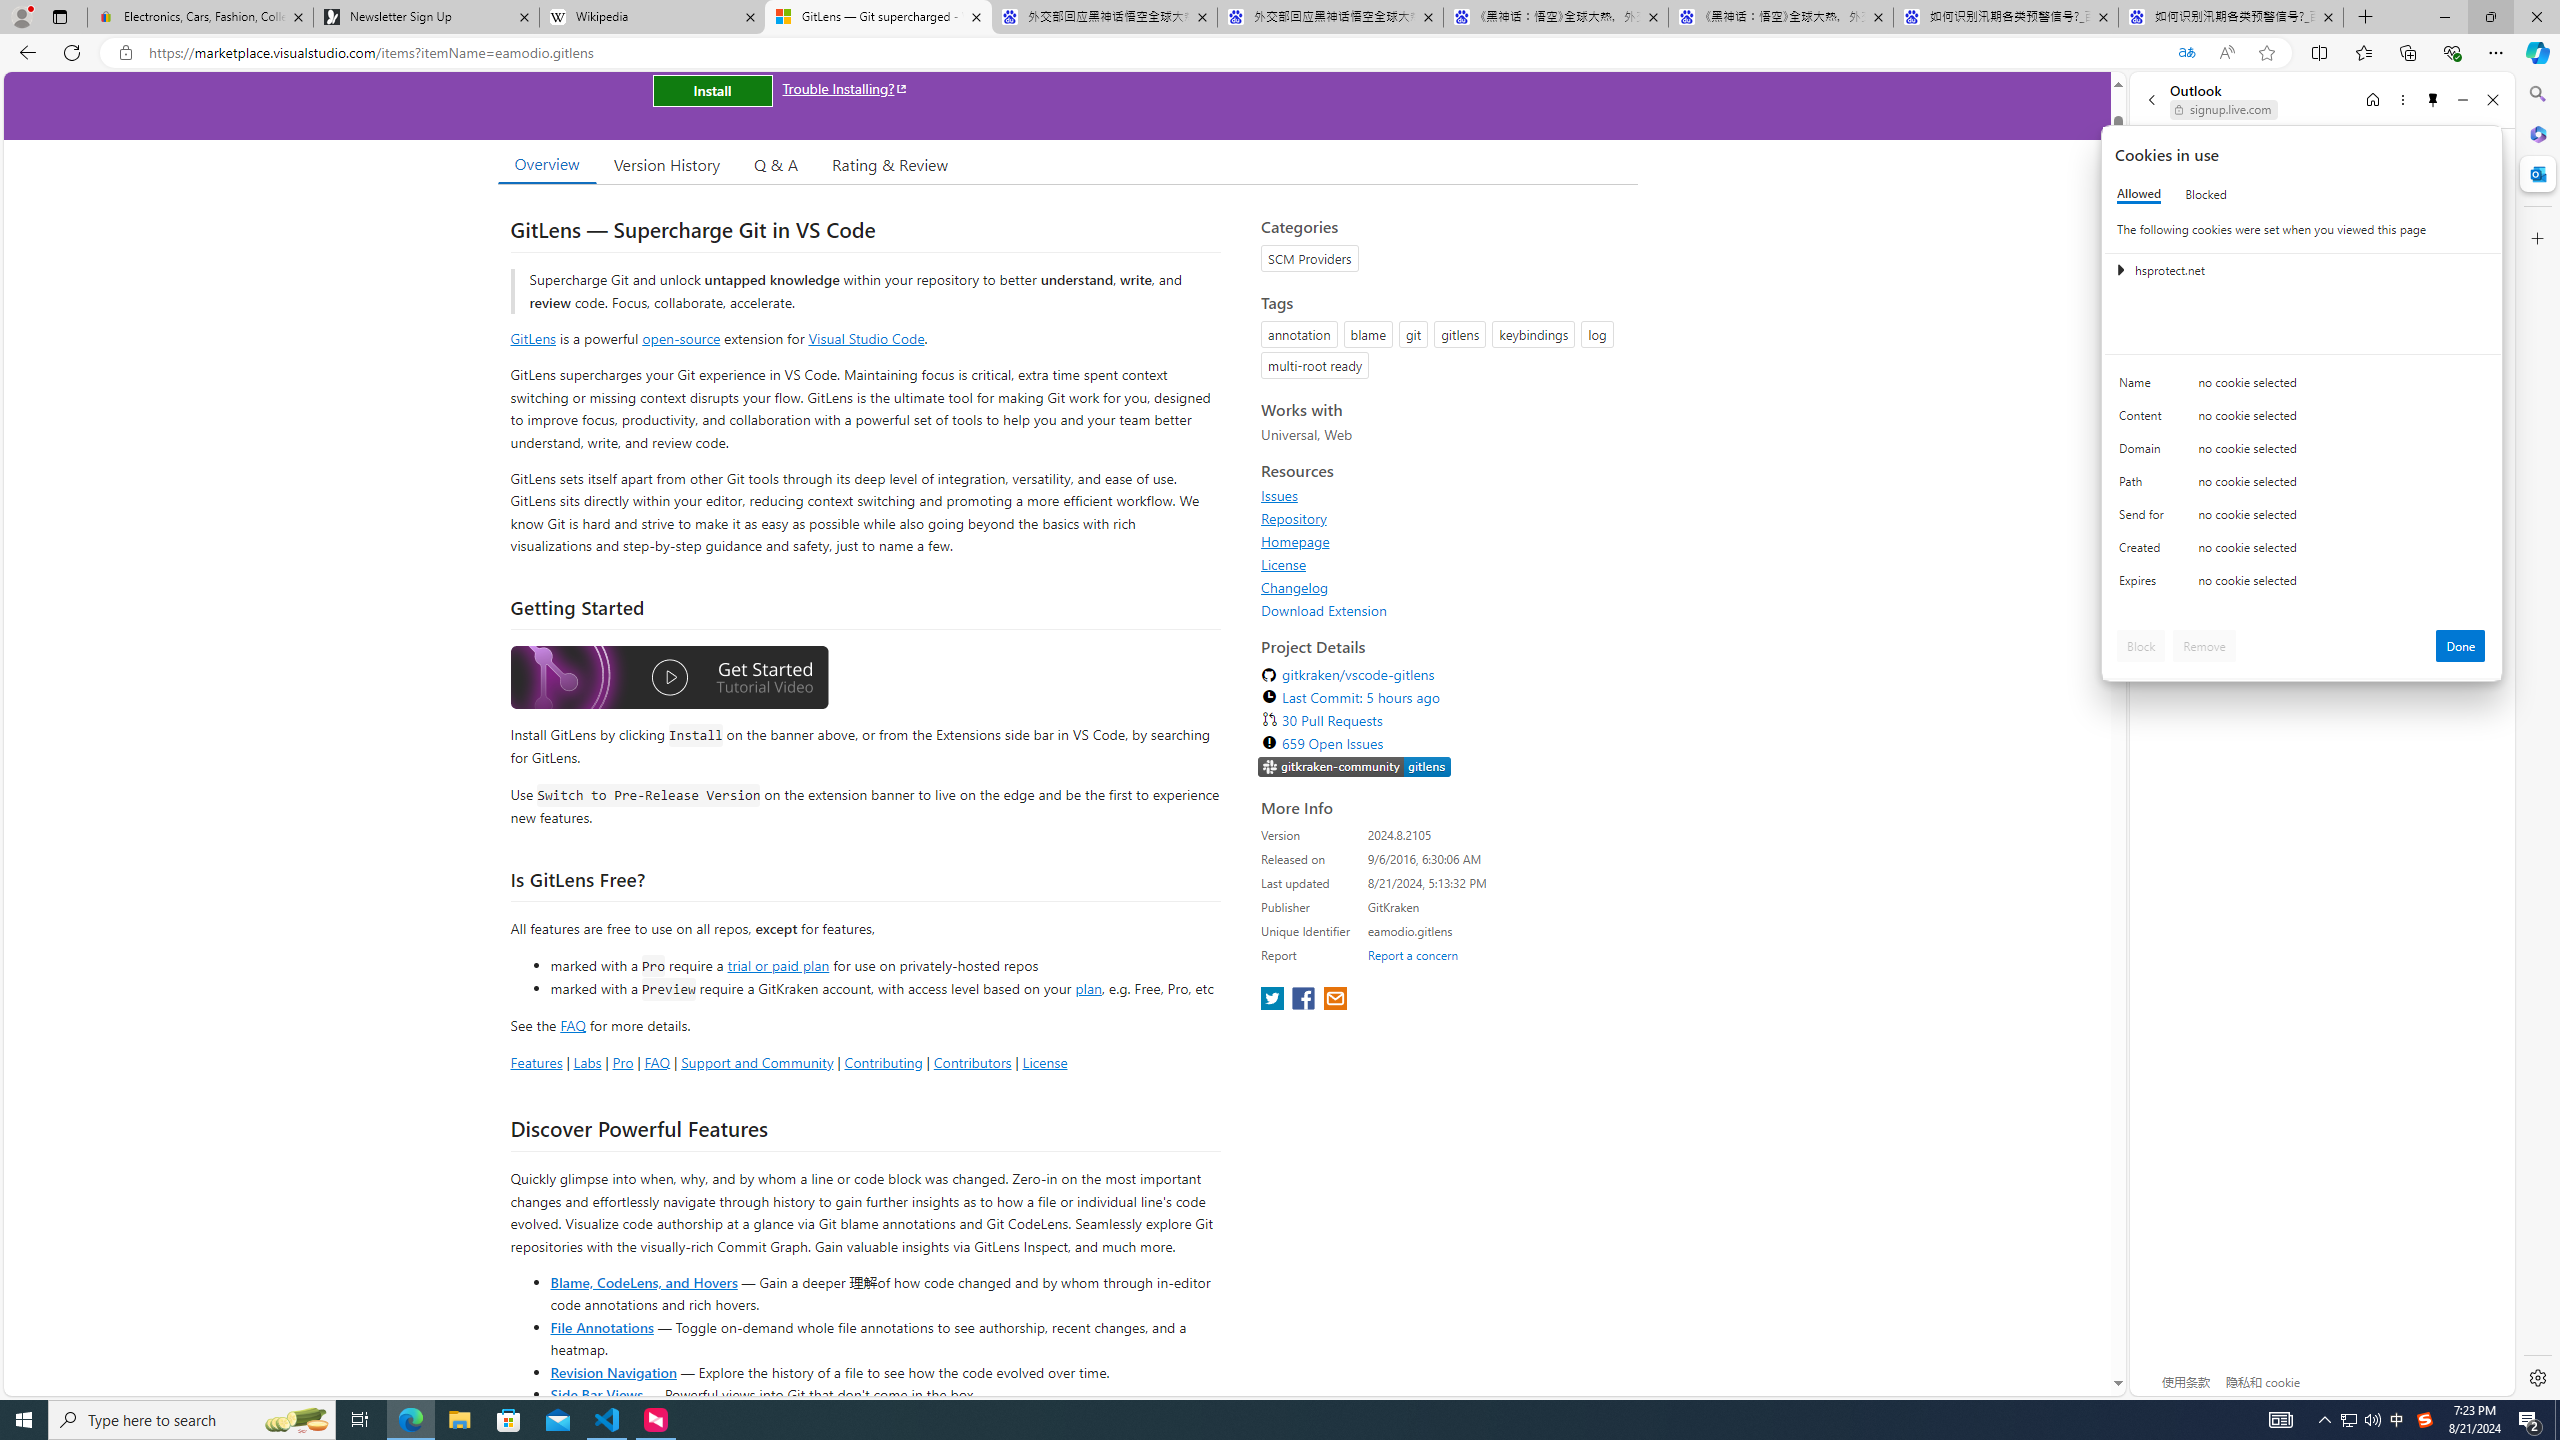  Describe the element at coordinates (2144, 386) in the screenshot. I see `'Name'` at that location.